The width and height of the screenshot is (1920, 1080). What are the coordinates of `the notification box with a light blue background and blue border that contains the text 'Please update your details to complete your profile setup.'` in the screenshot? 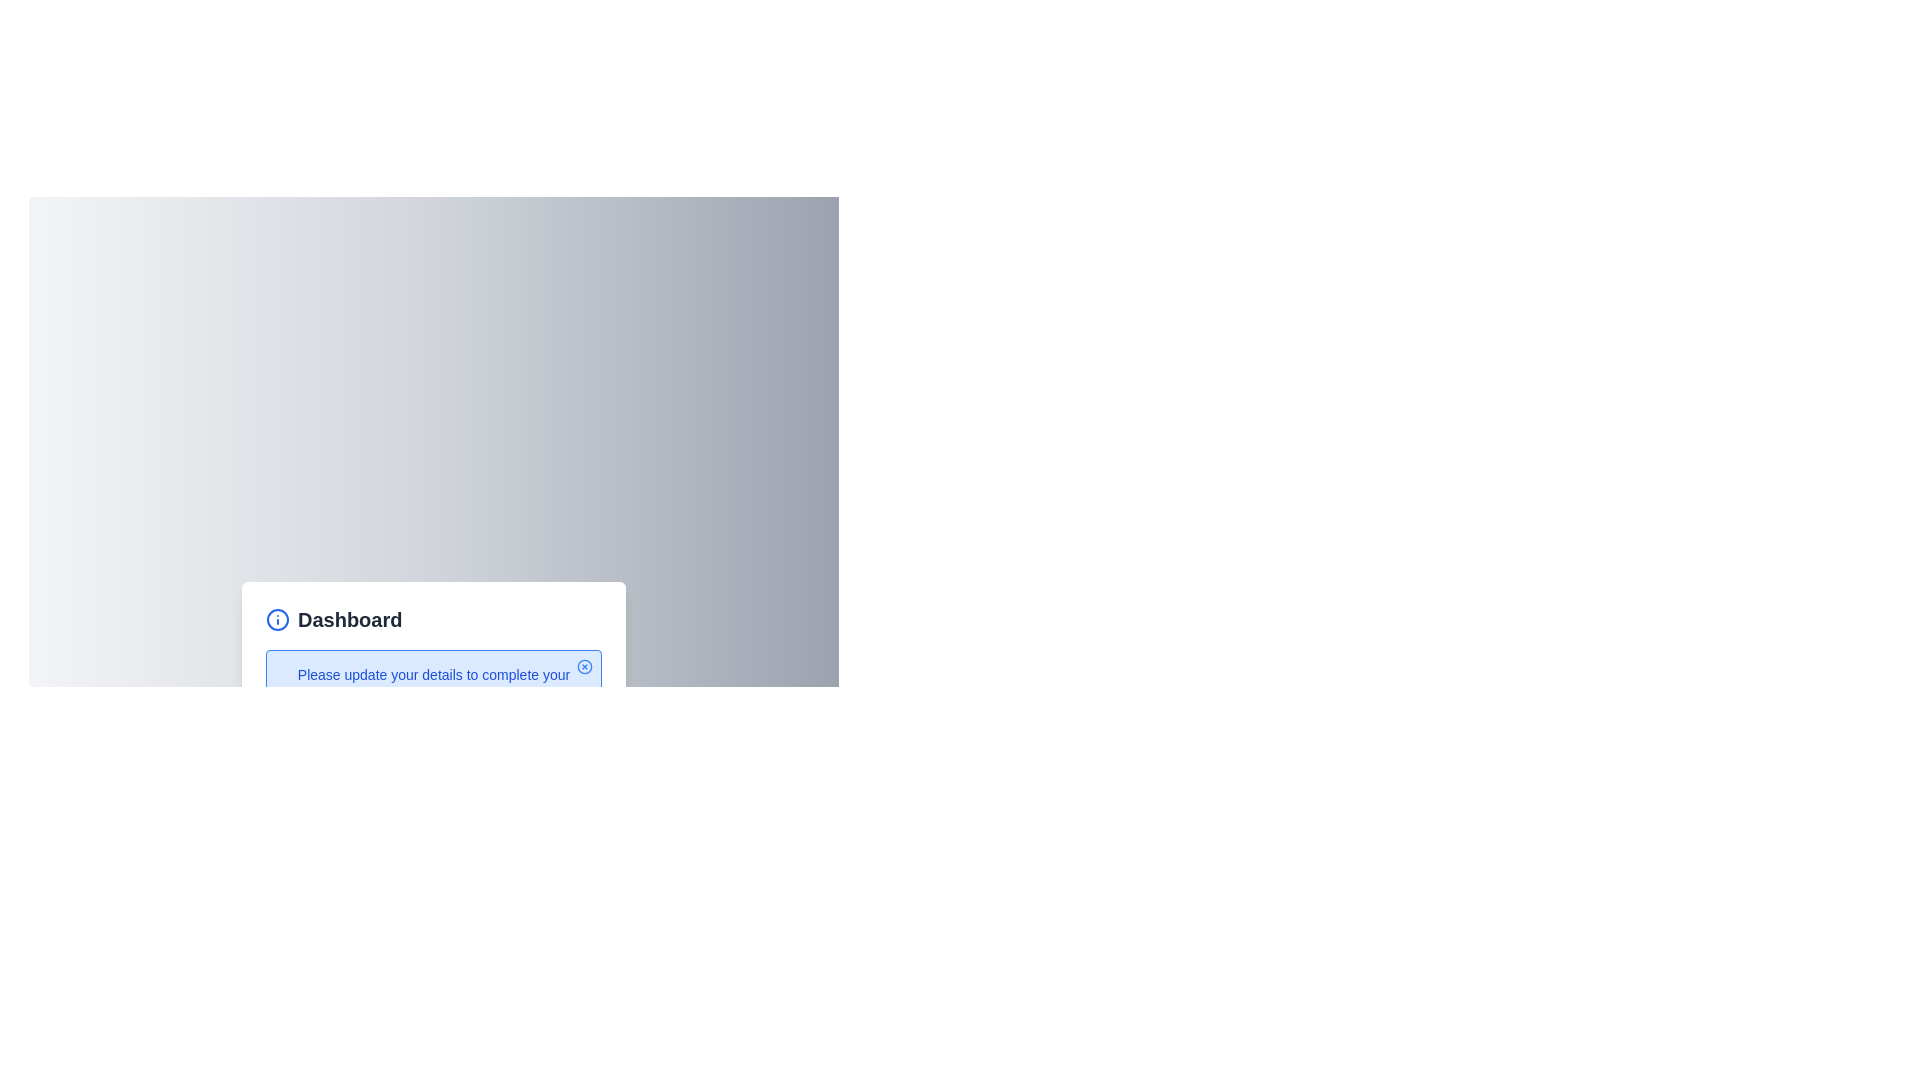 It's located at (432, 685).